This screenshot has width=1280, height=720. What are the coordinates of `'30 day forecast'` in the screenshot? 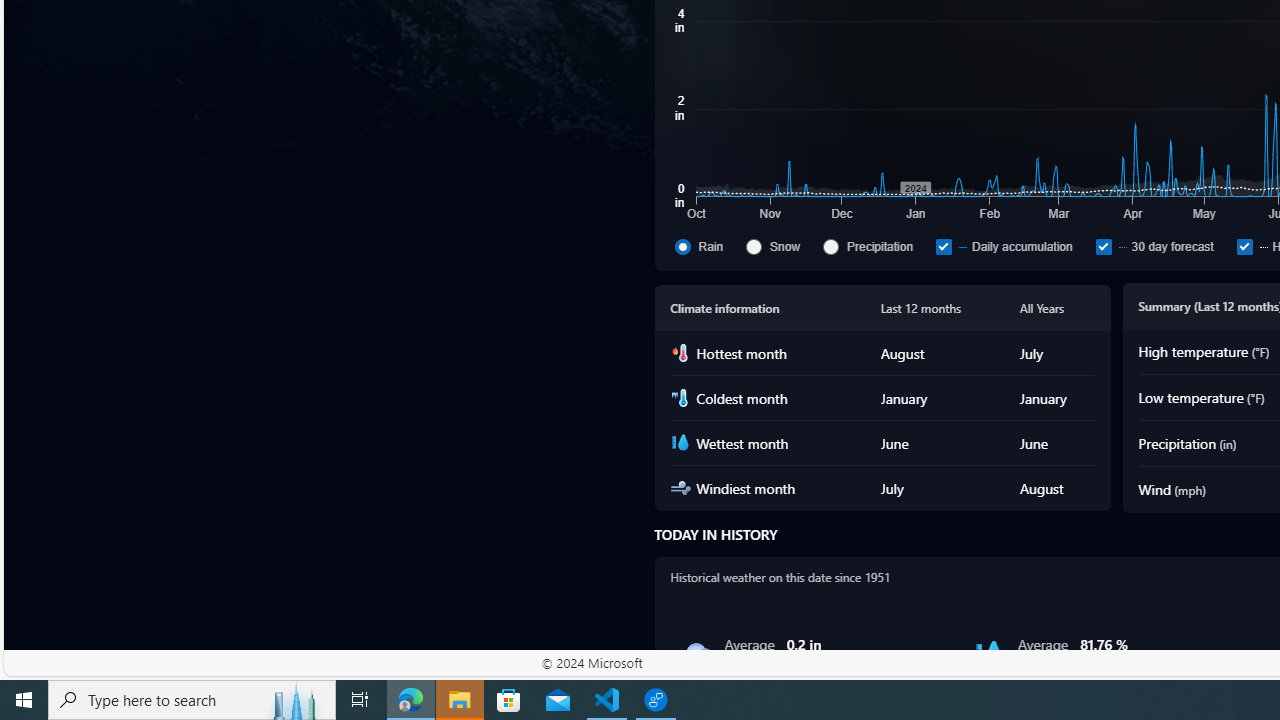 It's located at (1102, 245).